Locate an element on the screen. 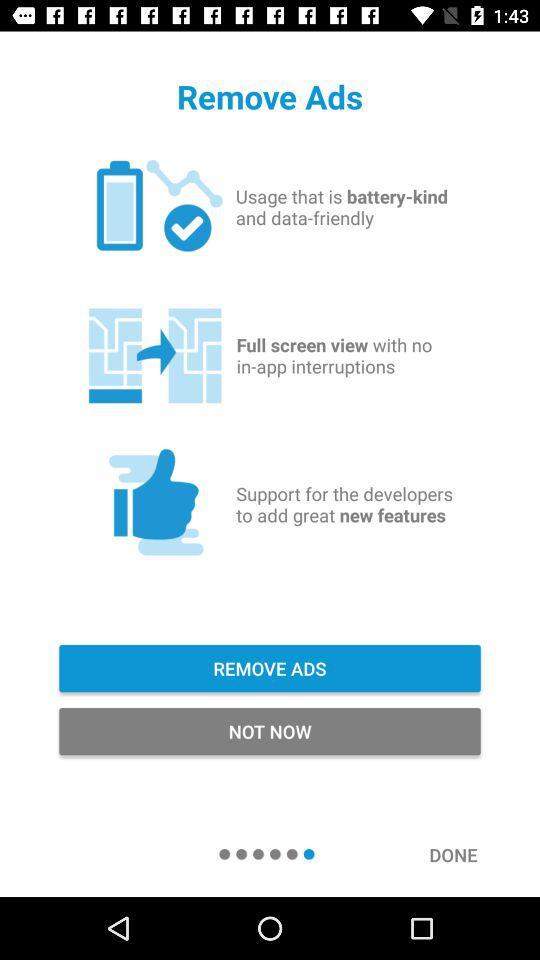 This screenshot has width=540, height=960. the done is located at coordinates (463, 853).